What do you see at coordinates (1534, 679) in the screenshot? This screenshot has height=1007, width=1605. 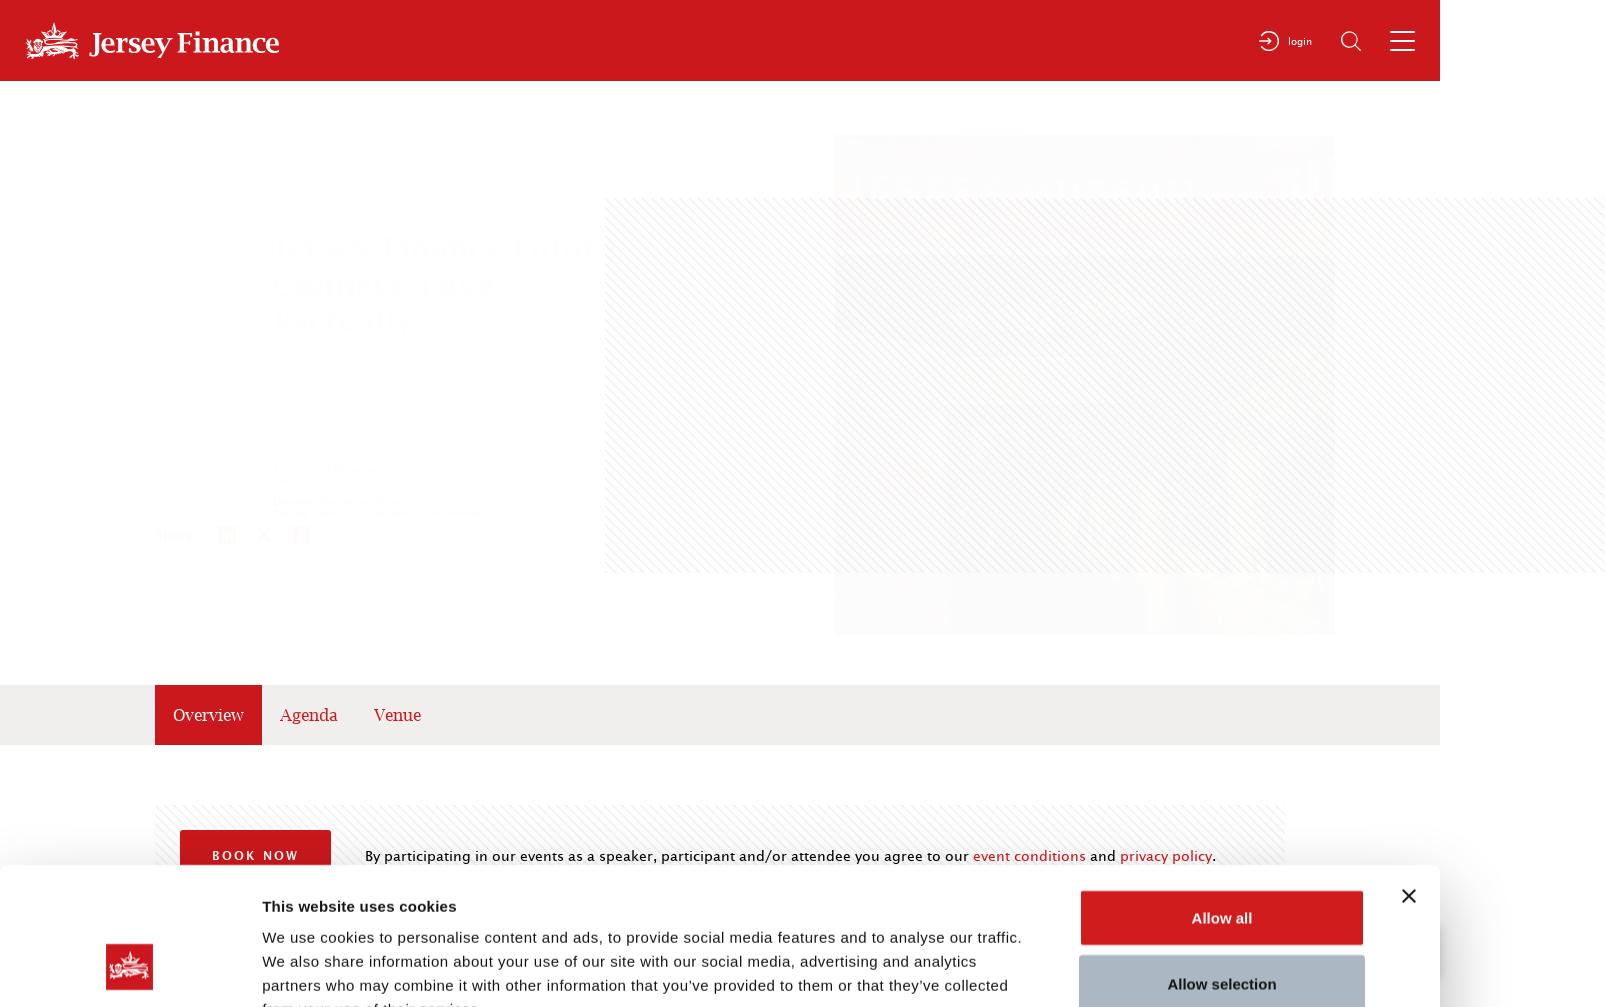 I see `'Member Benefits'` at bounding box center [1534, 679].